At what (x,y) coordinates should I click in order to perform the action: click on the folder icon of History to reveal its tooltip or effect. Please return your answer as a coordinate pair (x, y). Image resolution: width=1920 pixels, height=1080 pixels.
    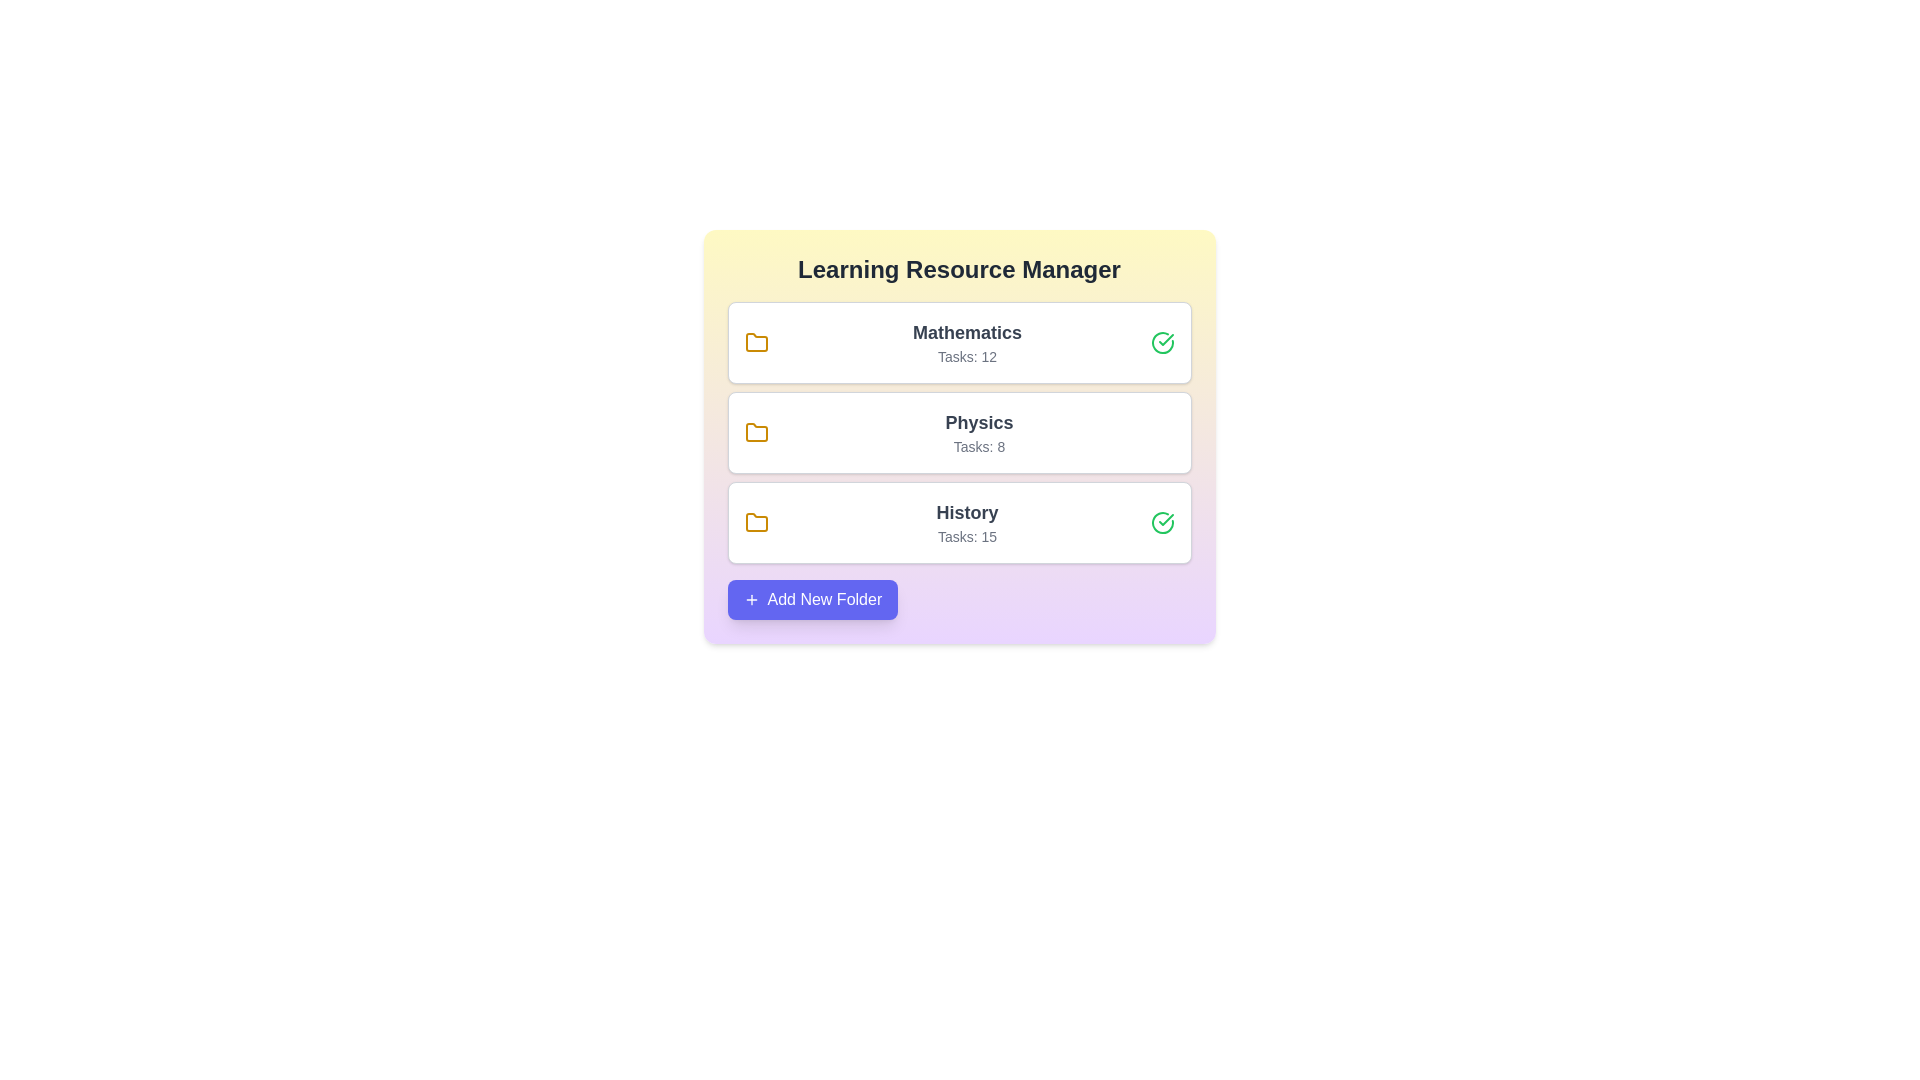
    Looking at the image, I should click on (755, 522).